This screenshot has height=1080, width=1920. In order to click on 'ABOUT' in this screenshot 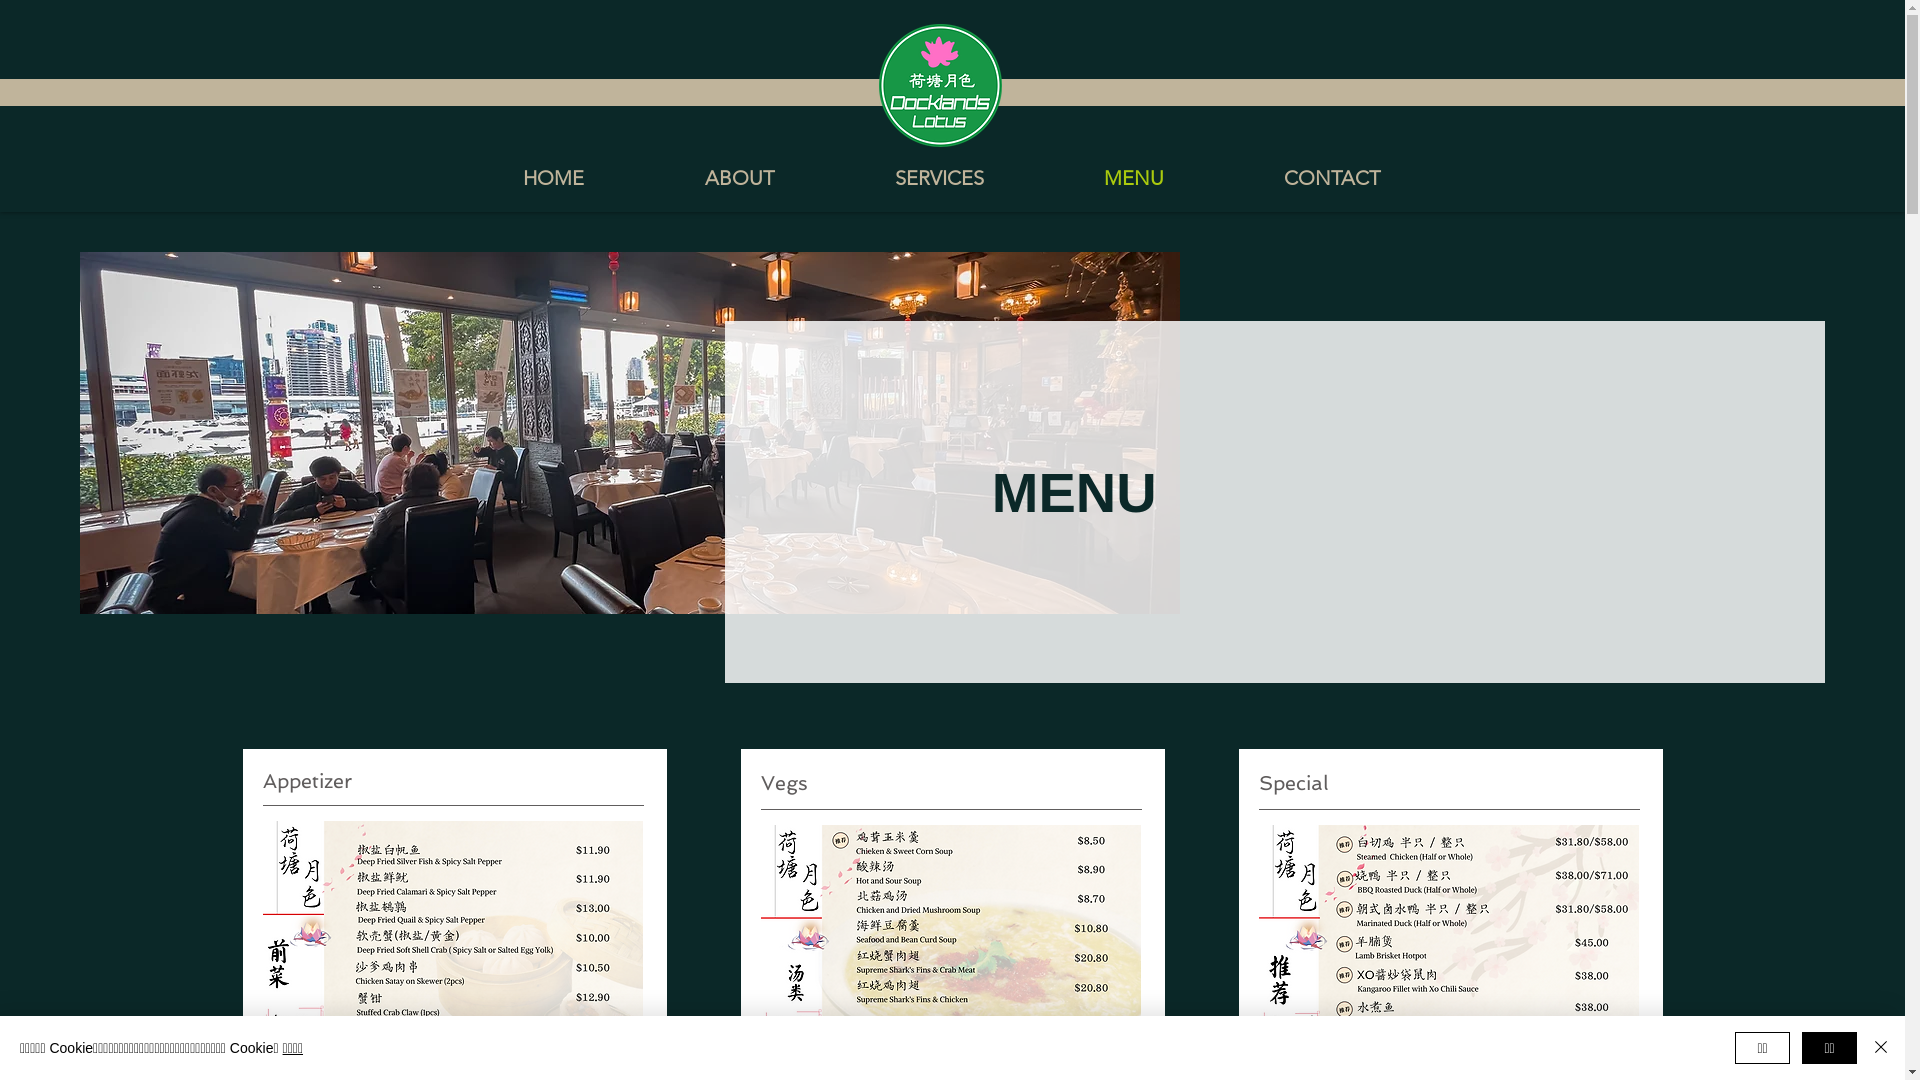, I will do `click(643, 176)`.